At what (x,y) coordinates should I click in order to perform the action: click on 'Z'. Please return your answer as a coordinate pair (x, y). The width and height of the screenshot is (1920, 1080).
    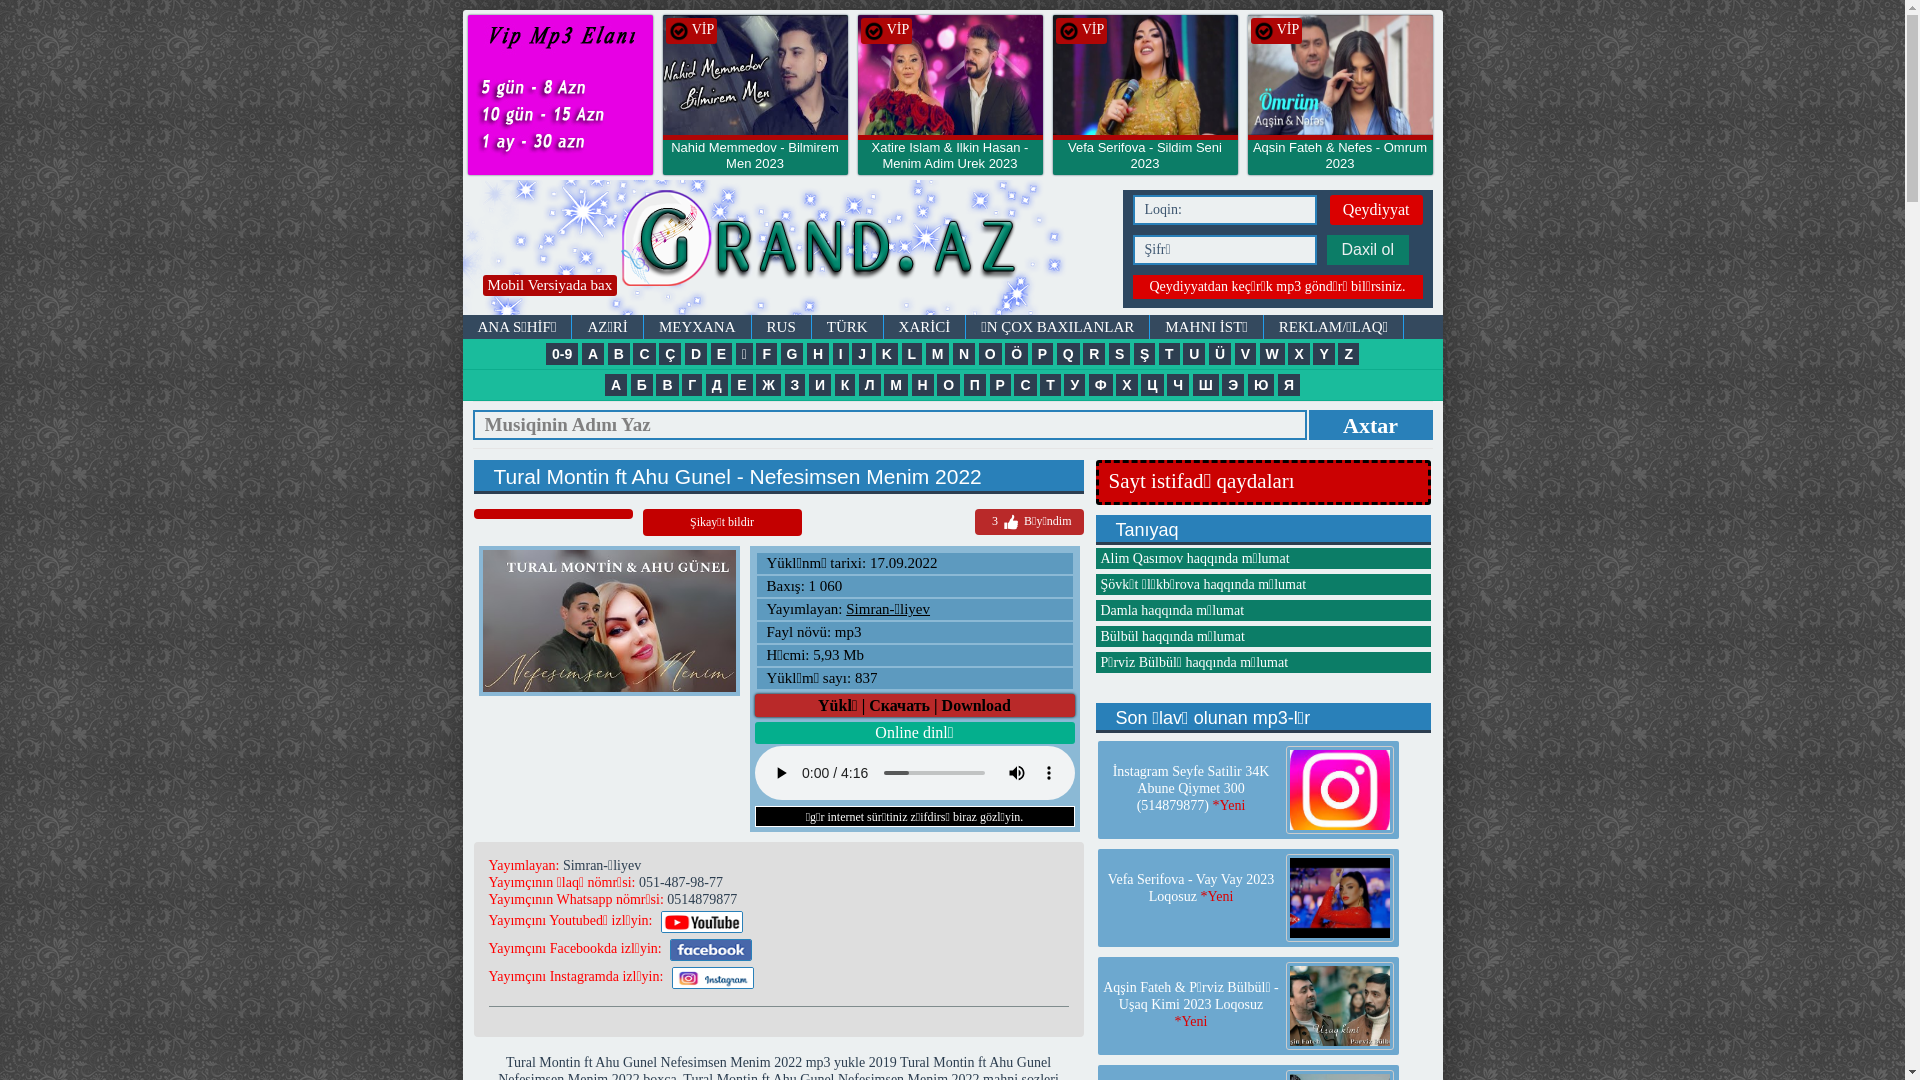
    Looking at the image, I should click on (1348, 353).